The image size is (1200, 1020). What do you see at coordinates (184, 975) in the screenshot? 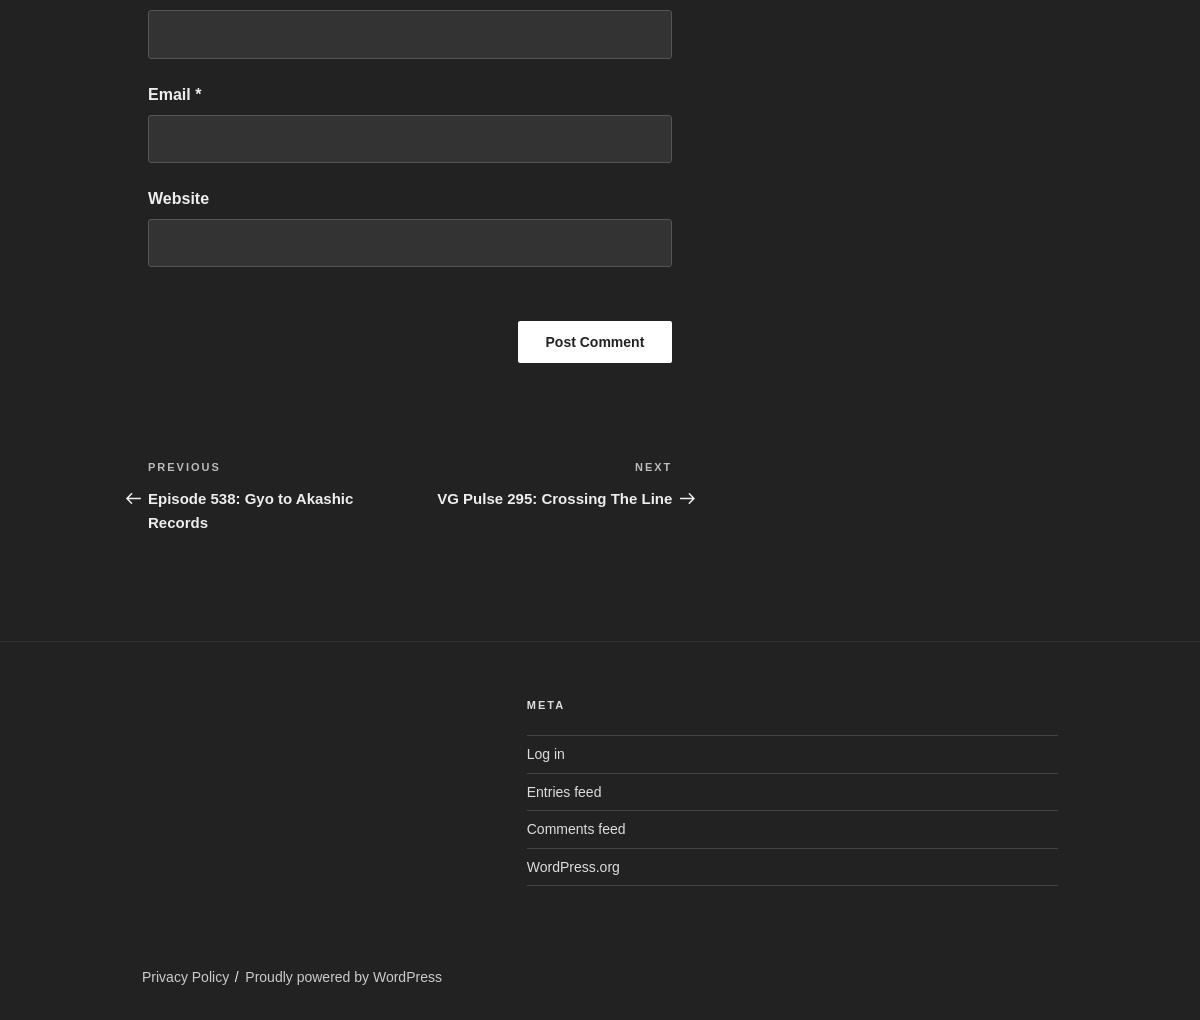
I see `'Privacy Policy'` at bounding box center [184, 975].